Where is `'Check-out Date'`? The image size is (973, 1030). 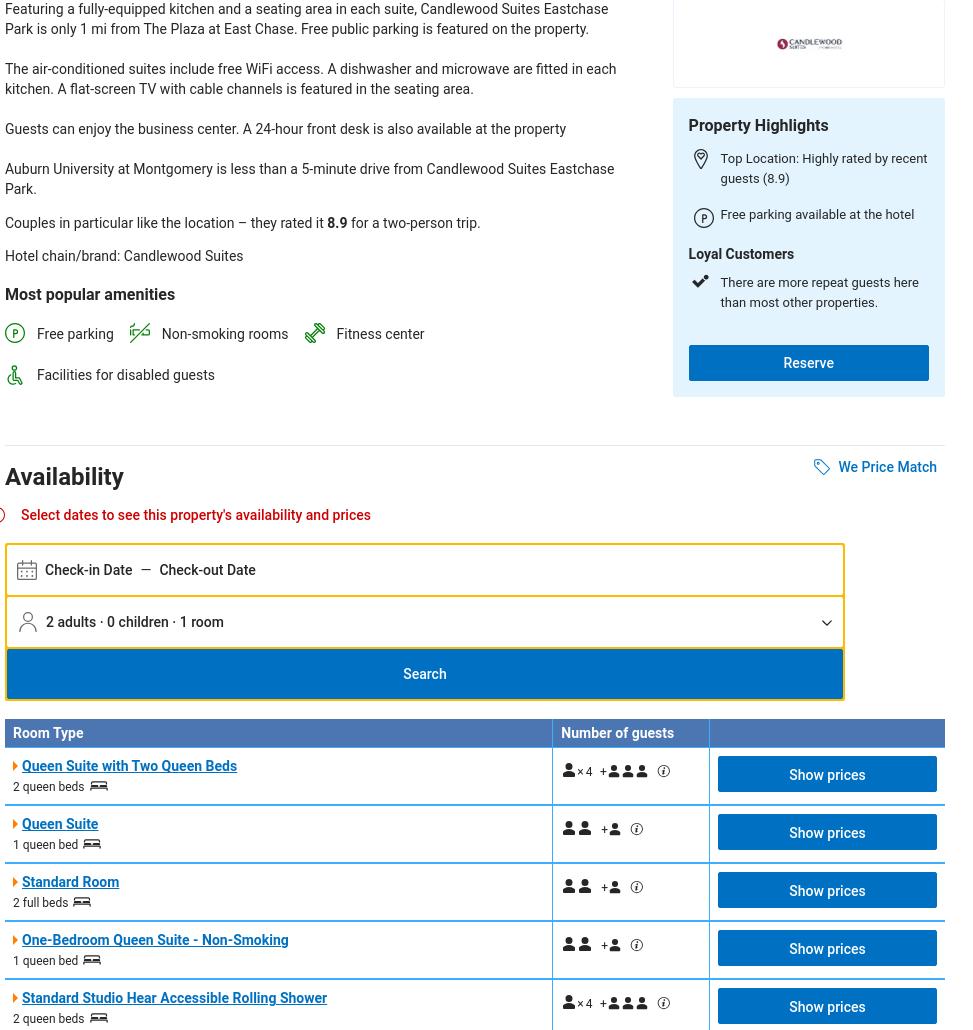 'Check-out Date' is located at coordinates (206, 570).